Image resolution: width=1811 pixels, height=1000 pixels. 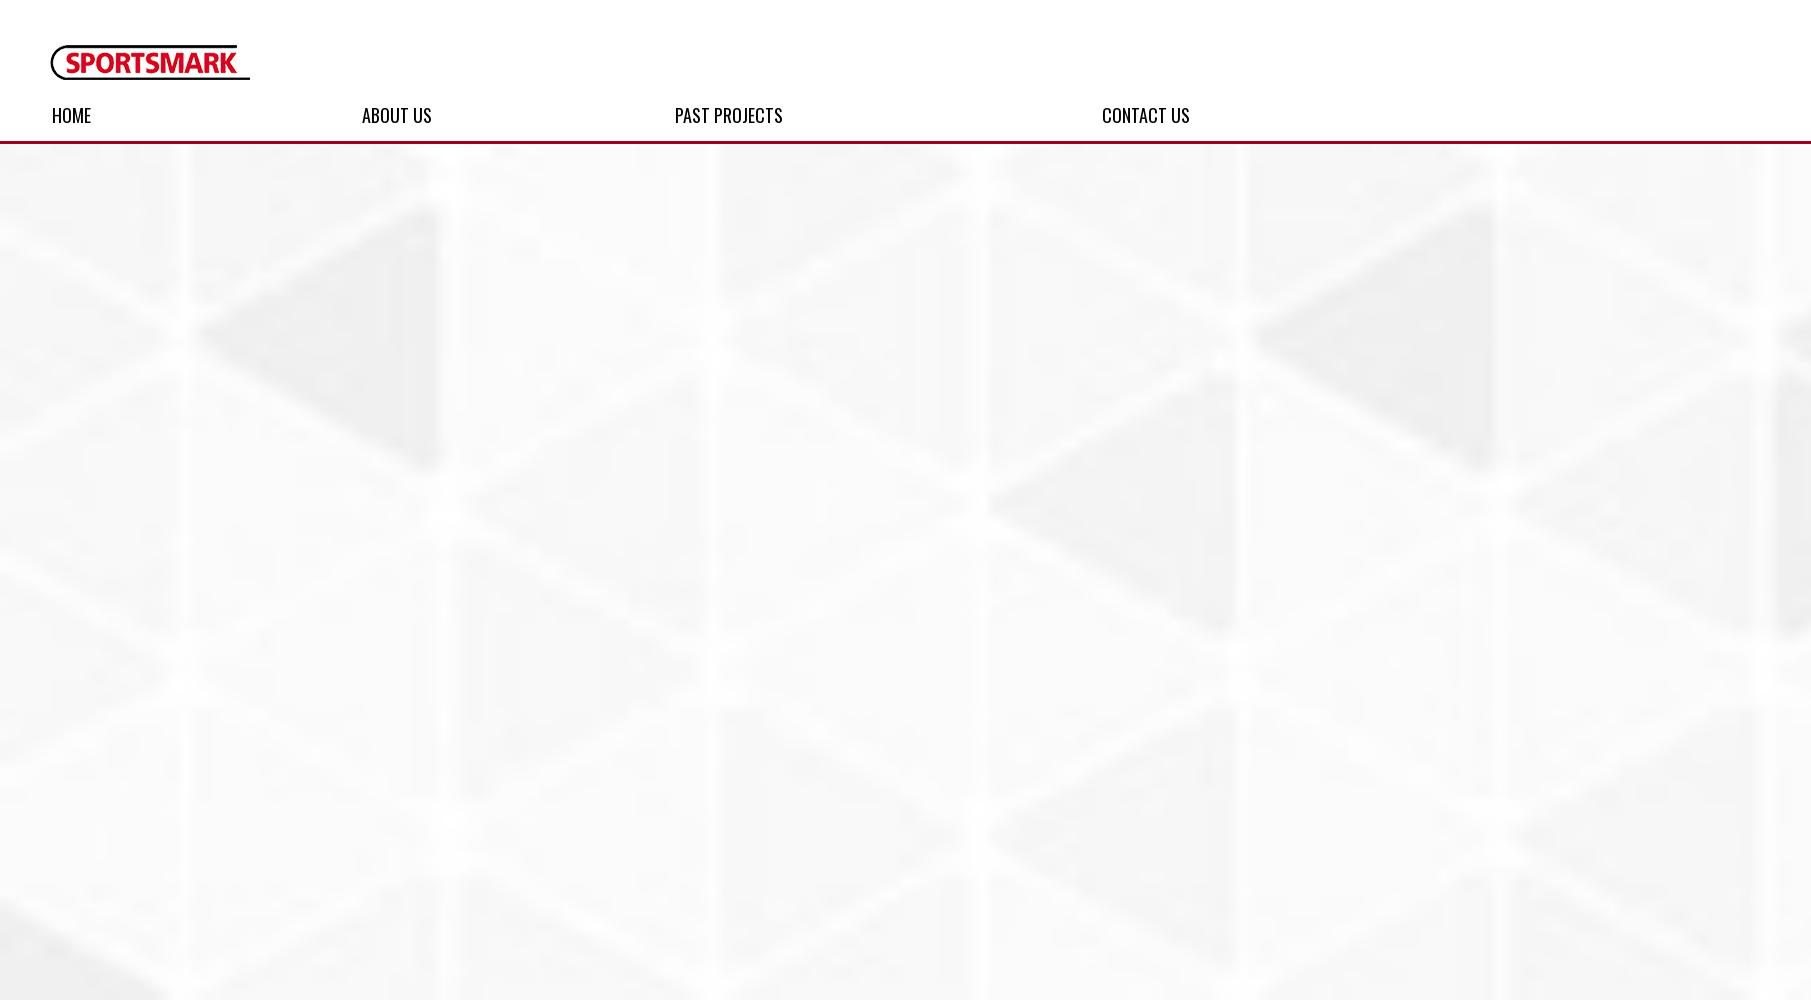 What do you see at coordinates (372, 323) in the screenshot?
I see `'Useful Sports Links'` at bounding box center [372, 323].